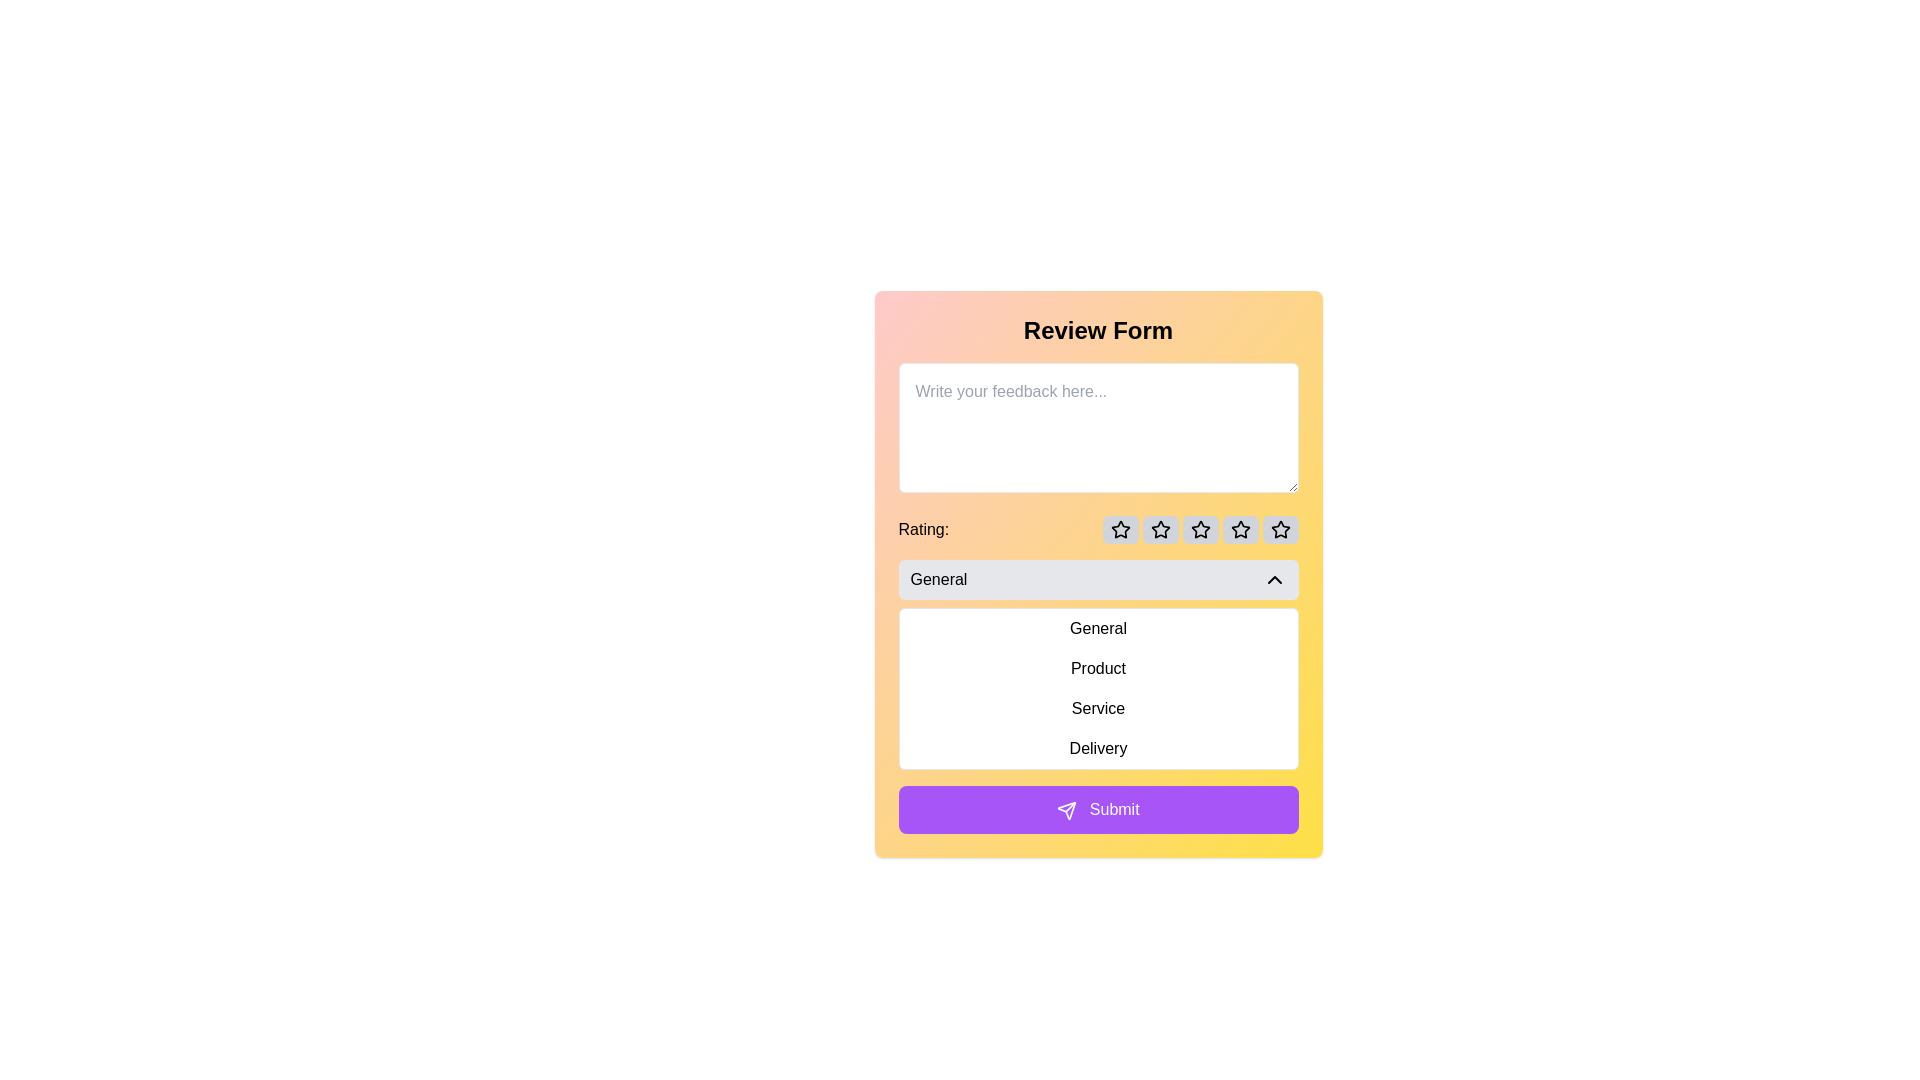 Image resolution: width=1920 pixels, height=1080 pixels. I want to click on the fourth star-shaped rating icon, which is outlined and part of a group of five icons under the 'Rating' label, so click(1239, 528).